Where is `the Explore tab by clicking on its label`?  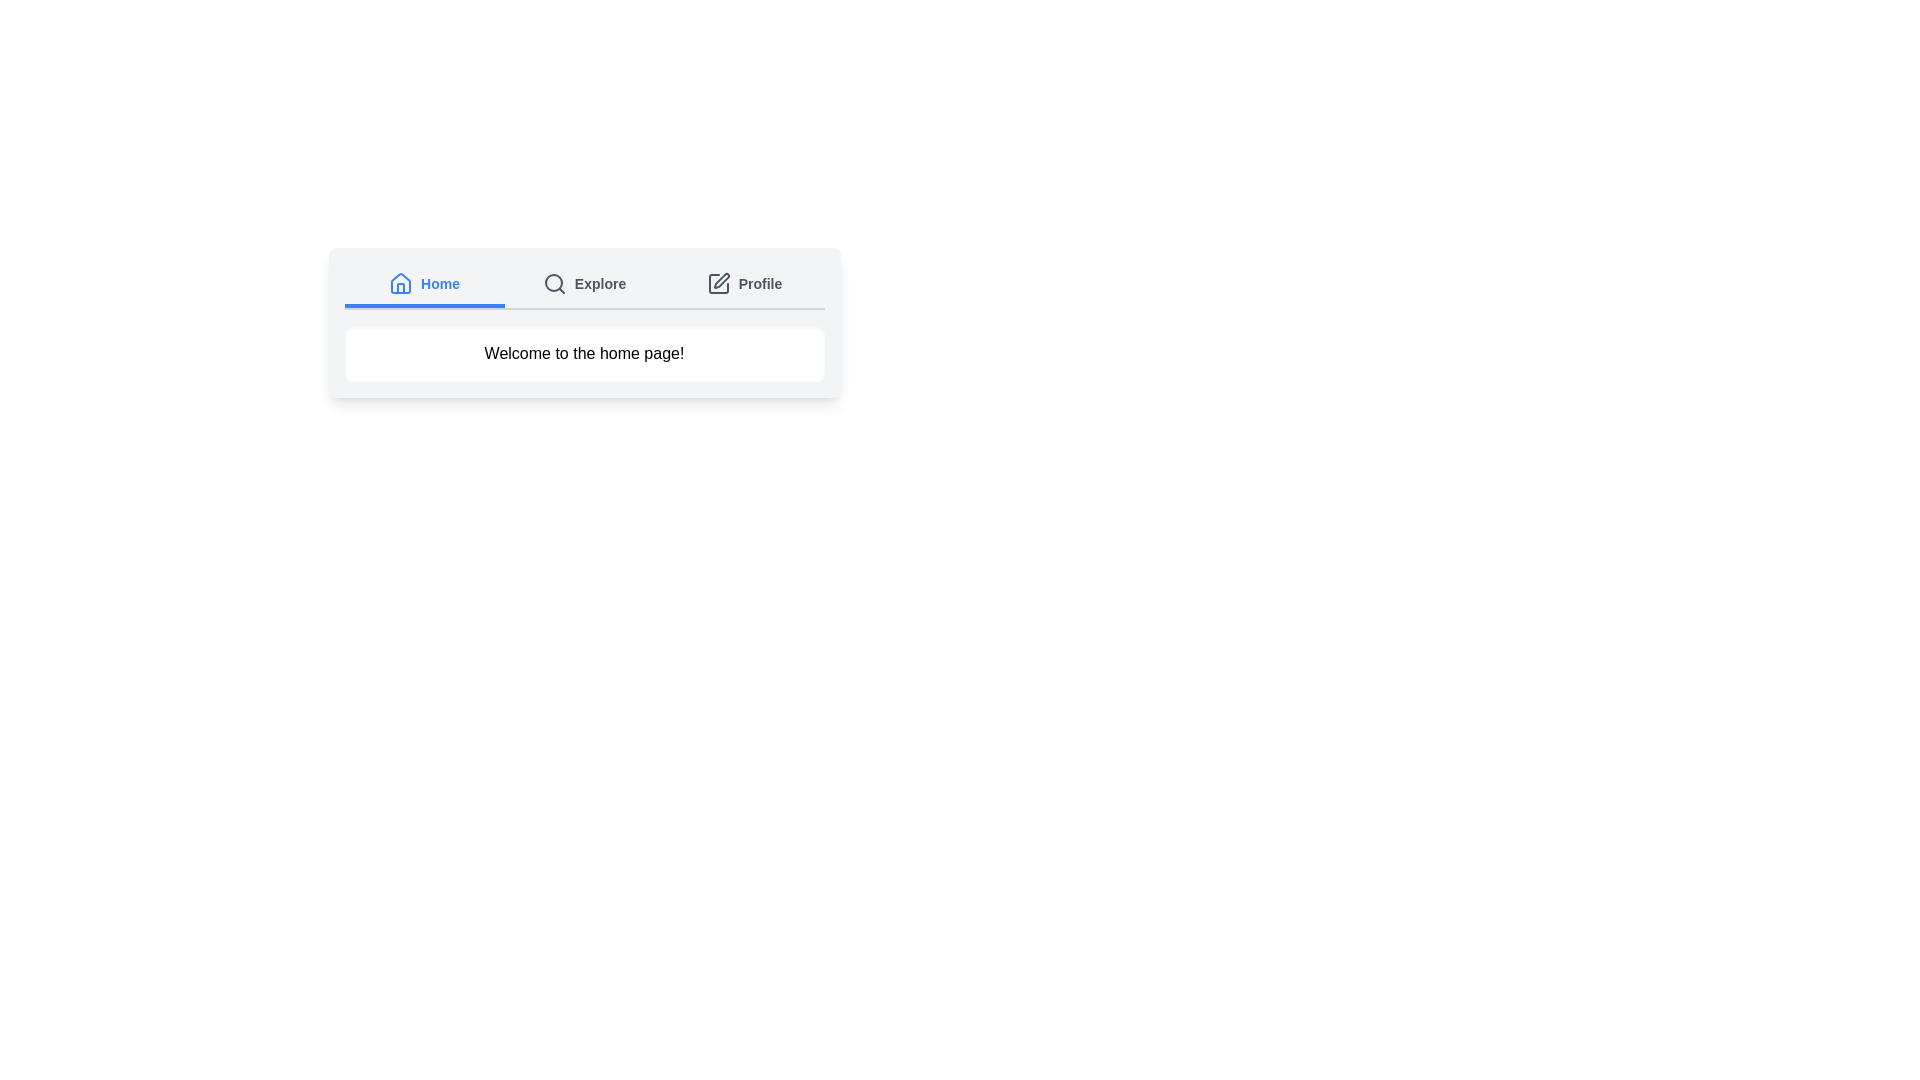
the Explore tab by clicking on its label is located at coordinates (583, 285).